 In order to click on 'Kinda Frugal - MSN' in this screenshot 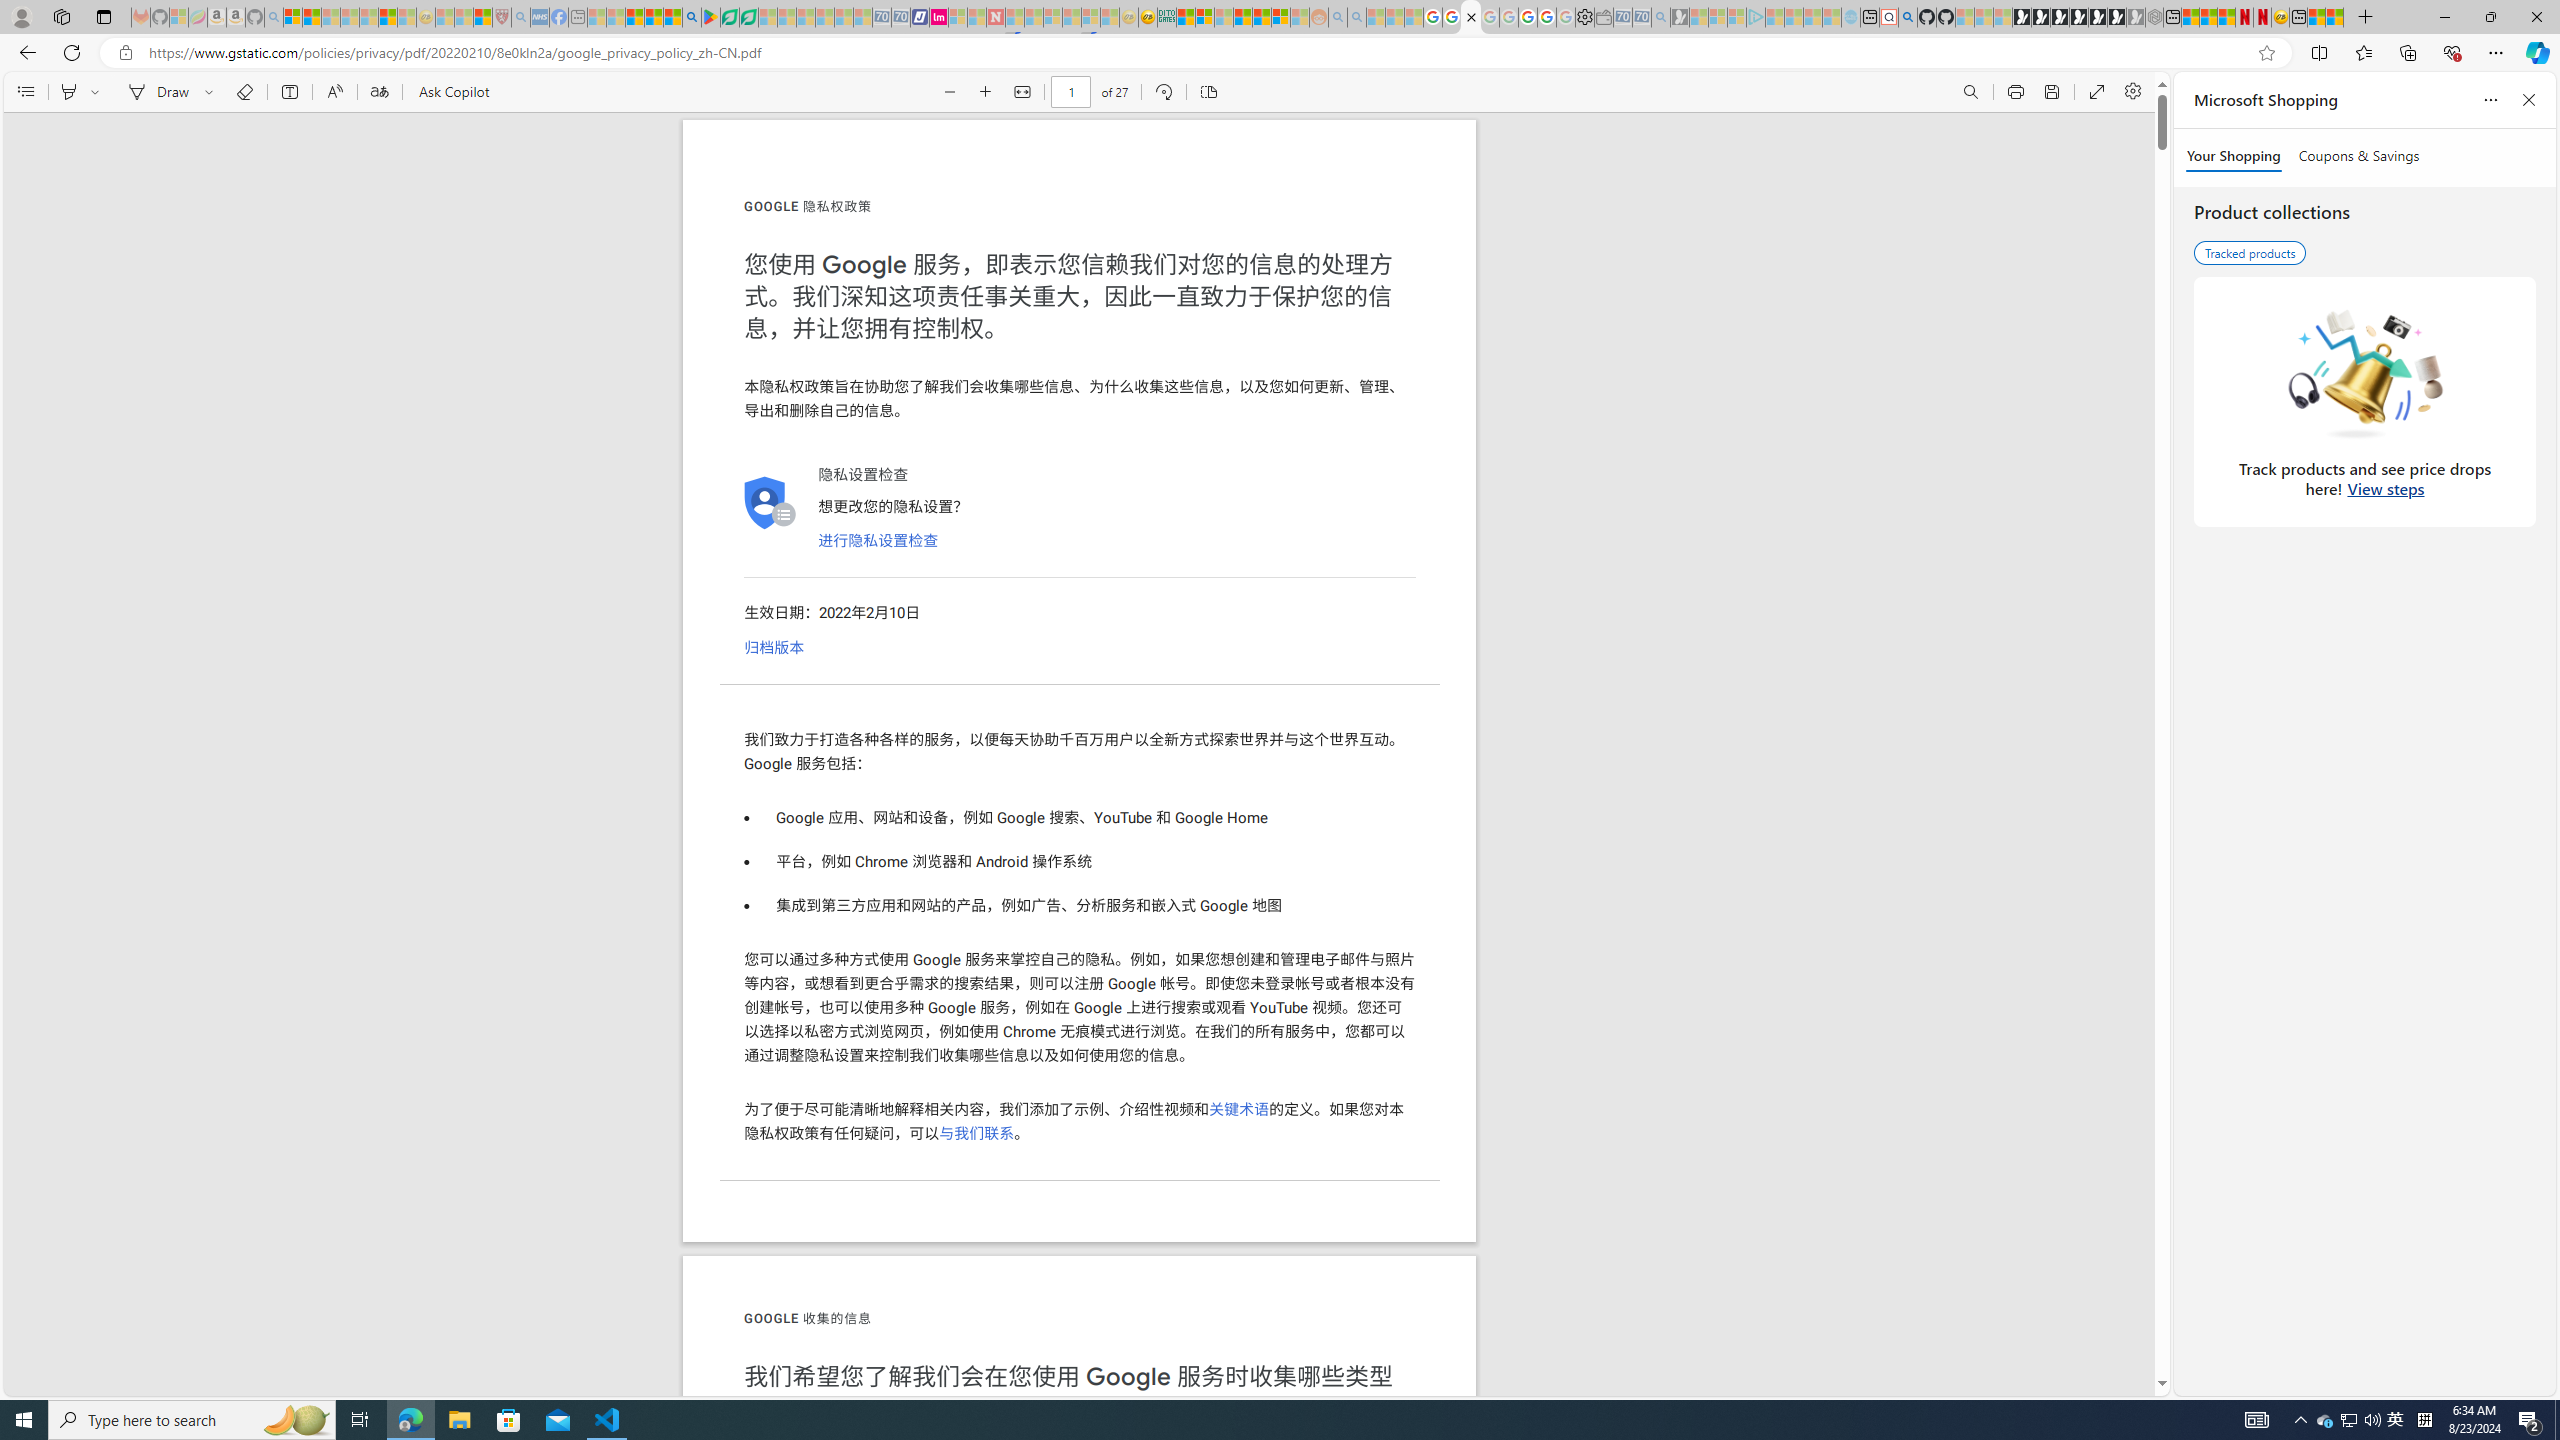, I will do `click(1261, 16)`.